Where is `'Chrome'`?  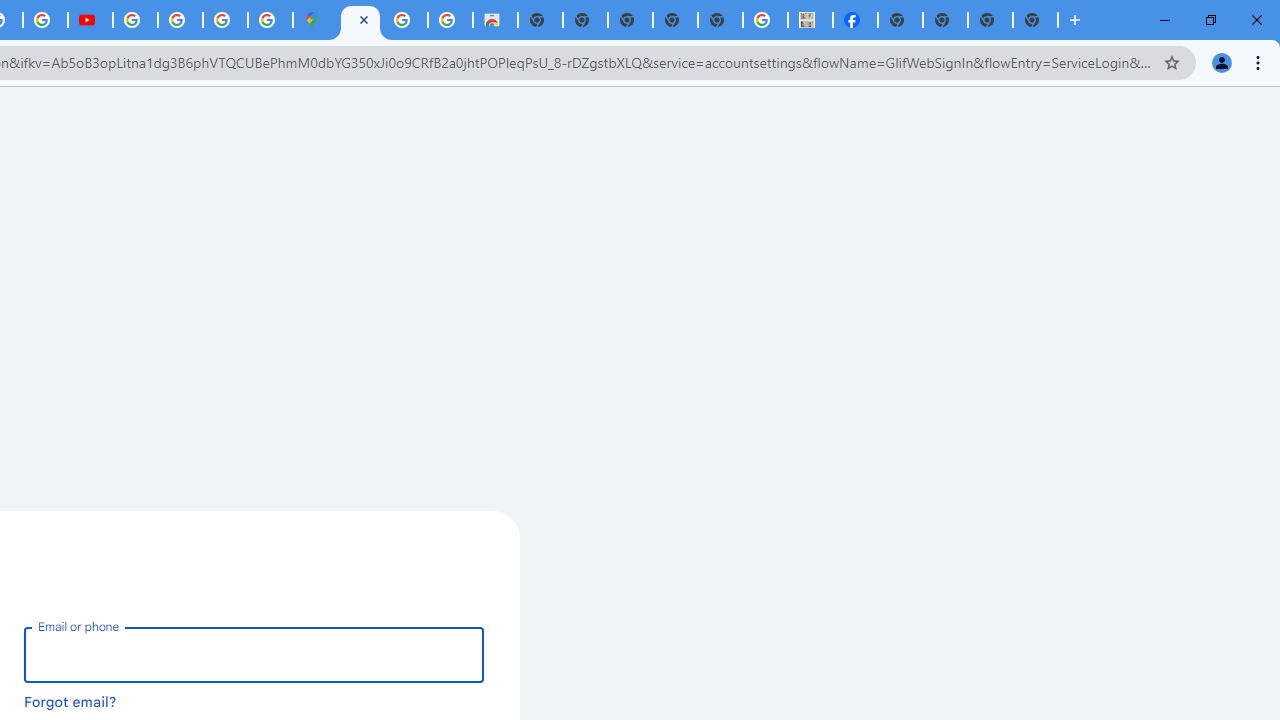
'Chrome' is located at coordinates (1259, 61).